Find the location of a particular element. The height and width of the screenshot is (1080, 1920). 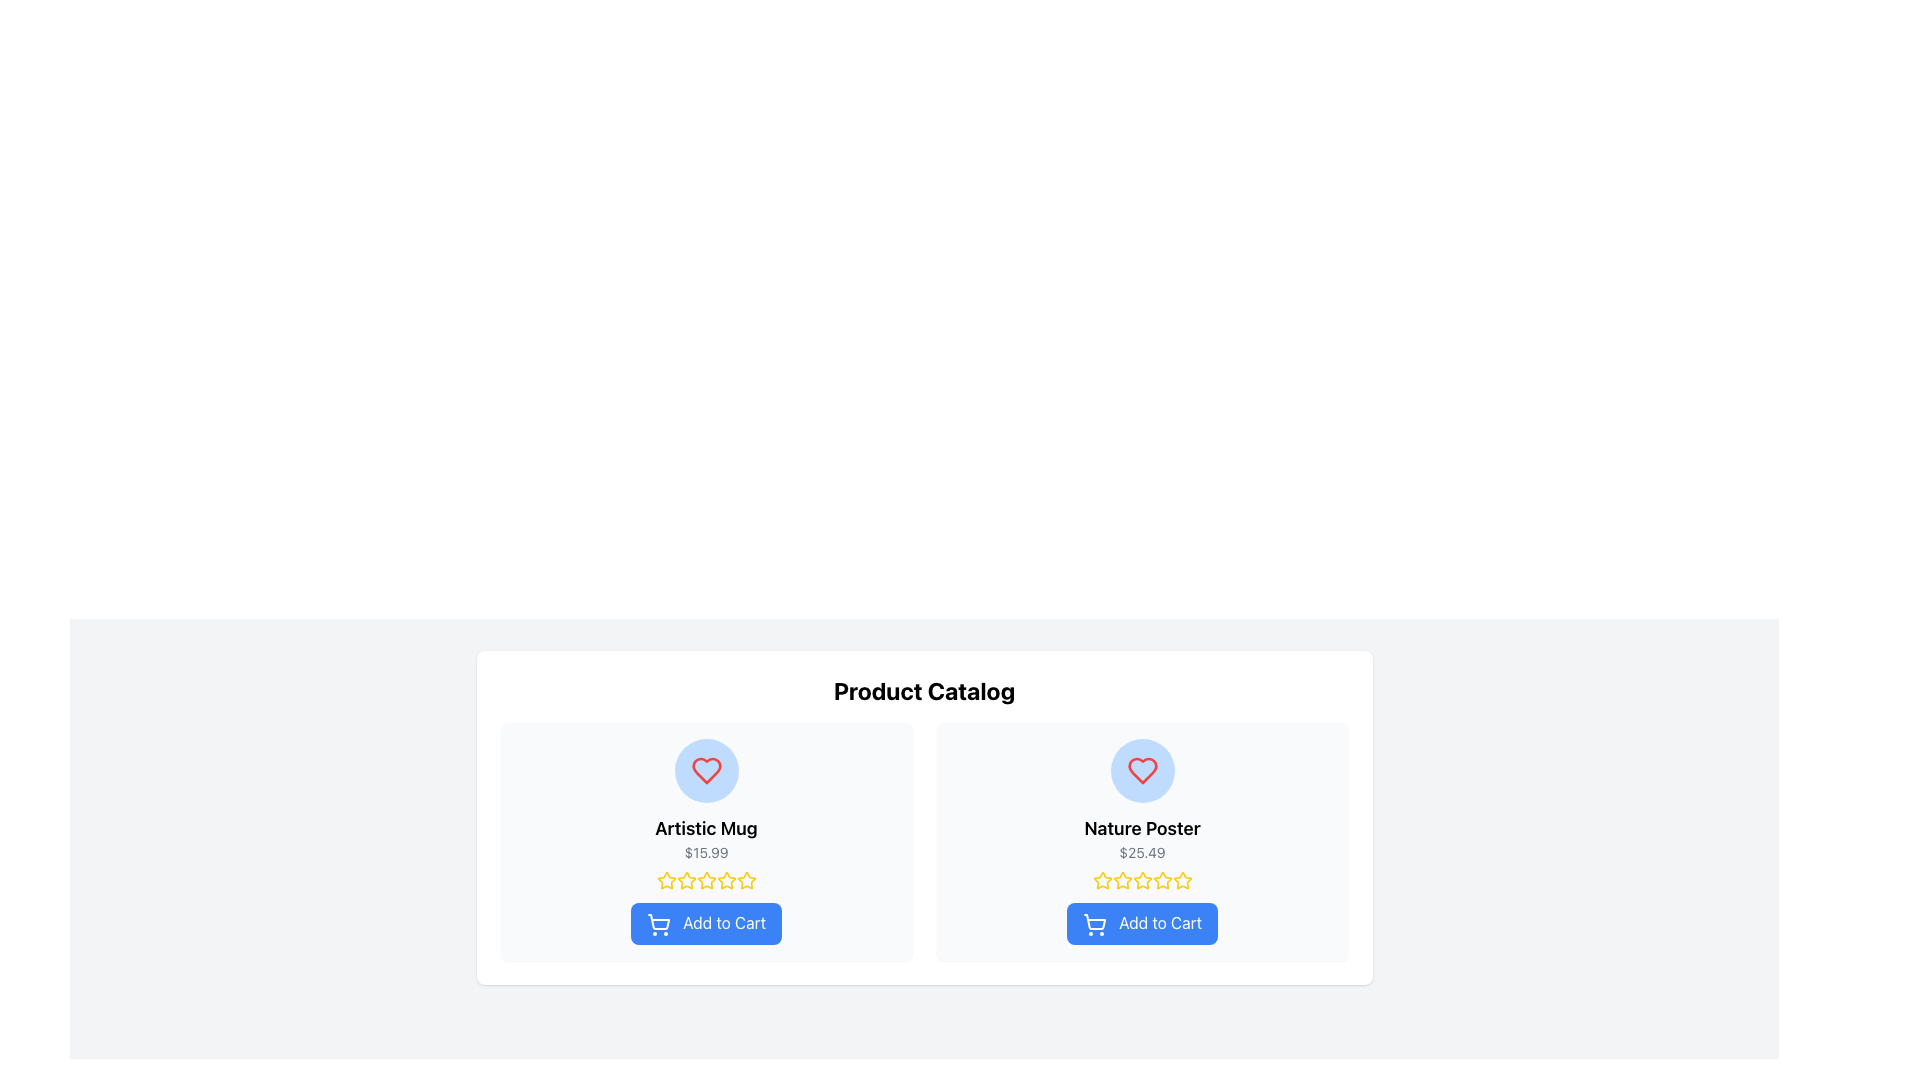

the yellow star icon located in the second product card (Nature Poster), positioned below the product price and in the middle of the rating stars is located at coordinates (1101, 879).